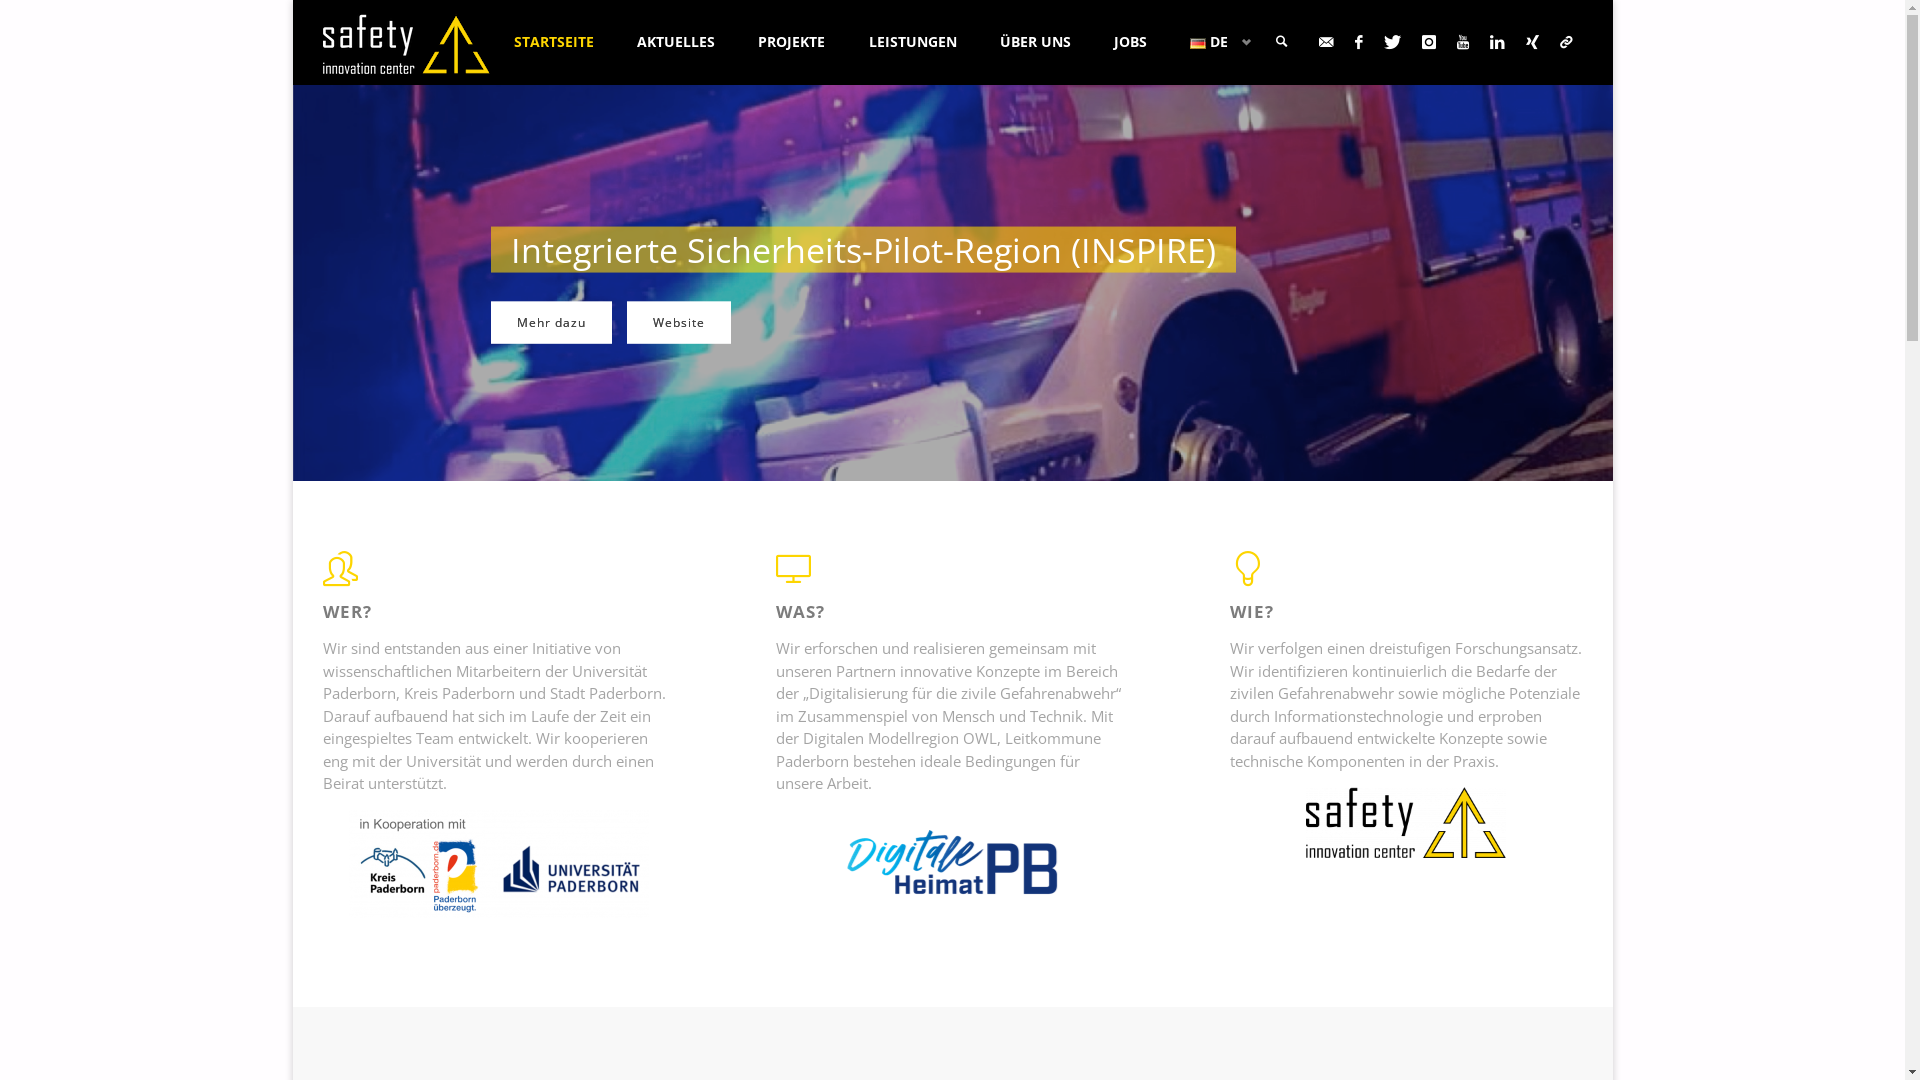  Describe the element at coordinates (1428, 42) in the screenshot. I see `'Instagram'` at that location.